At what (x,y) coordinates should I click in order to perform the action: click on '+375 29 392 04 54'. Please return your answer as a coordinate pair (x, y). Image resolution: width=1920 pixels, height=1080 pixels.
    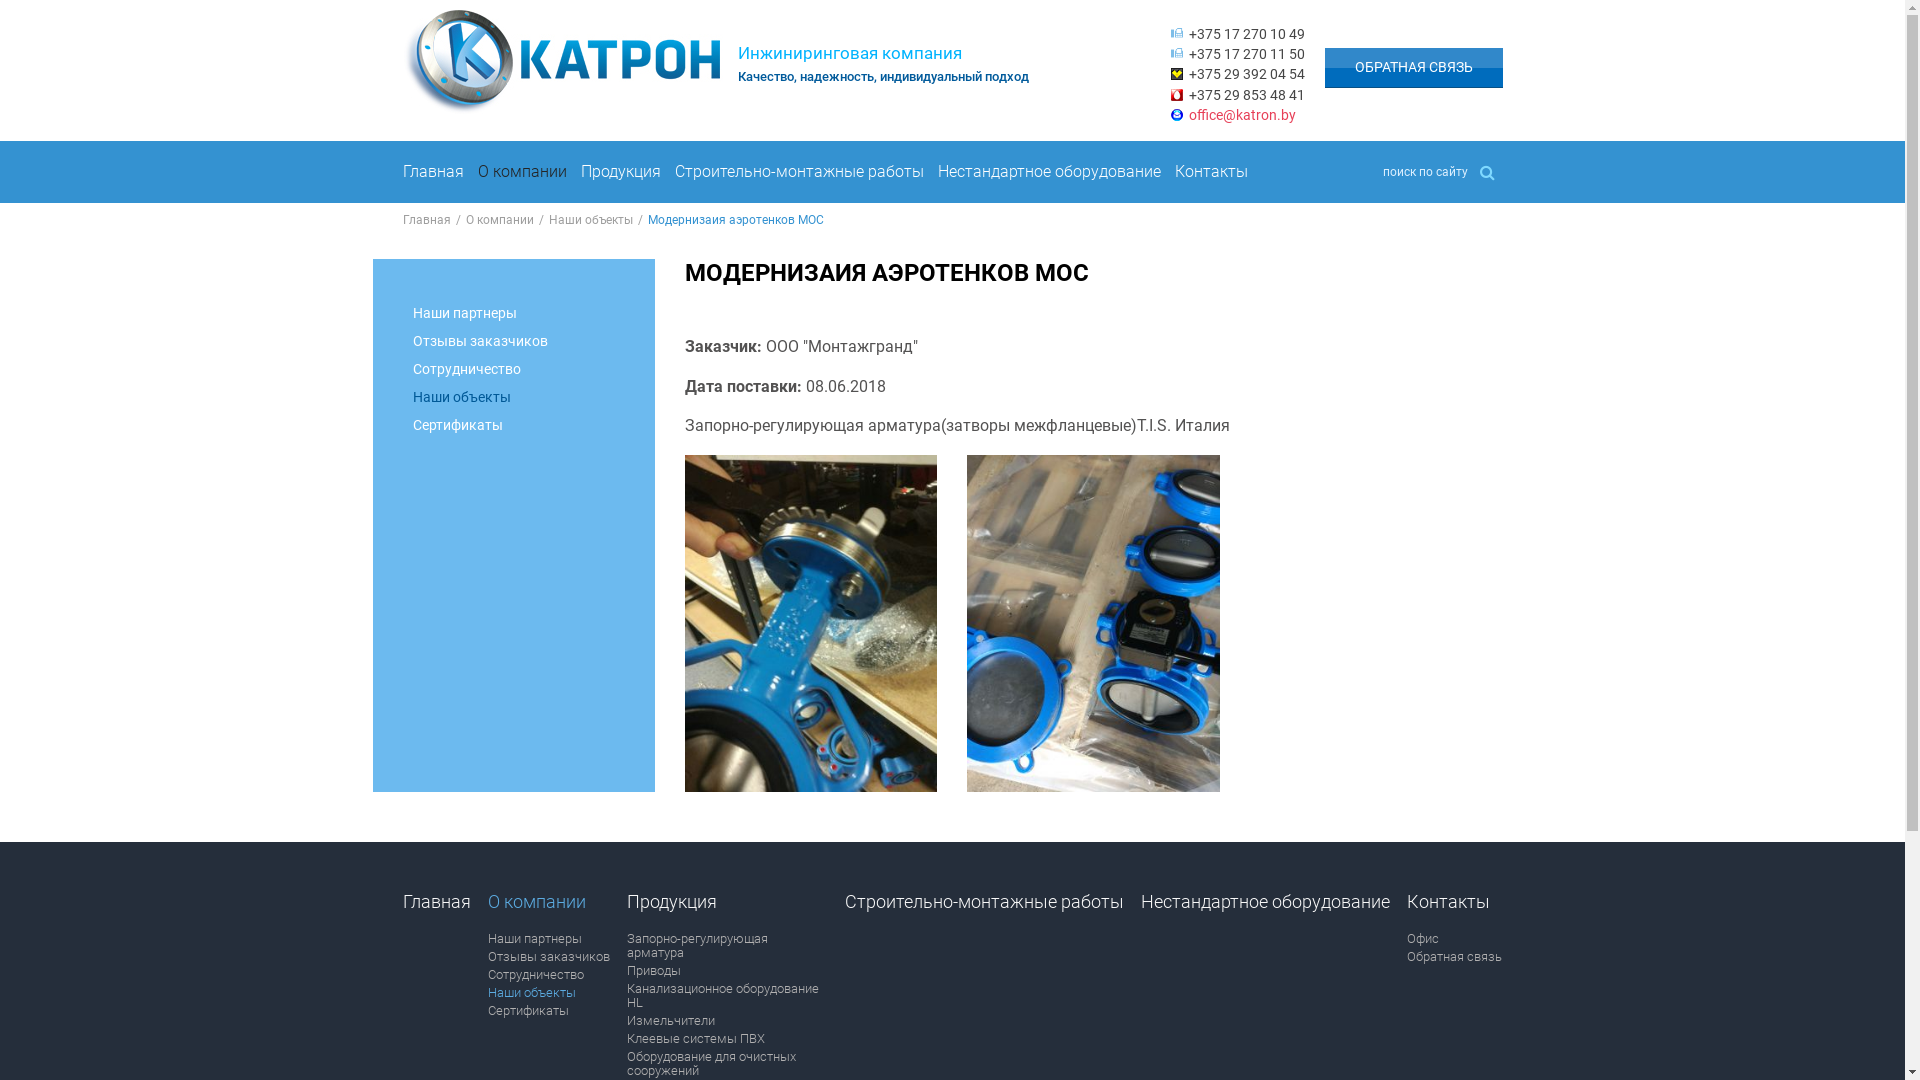
    Looking at the image, I should click on (1245, 72).